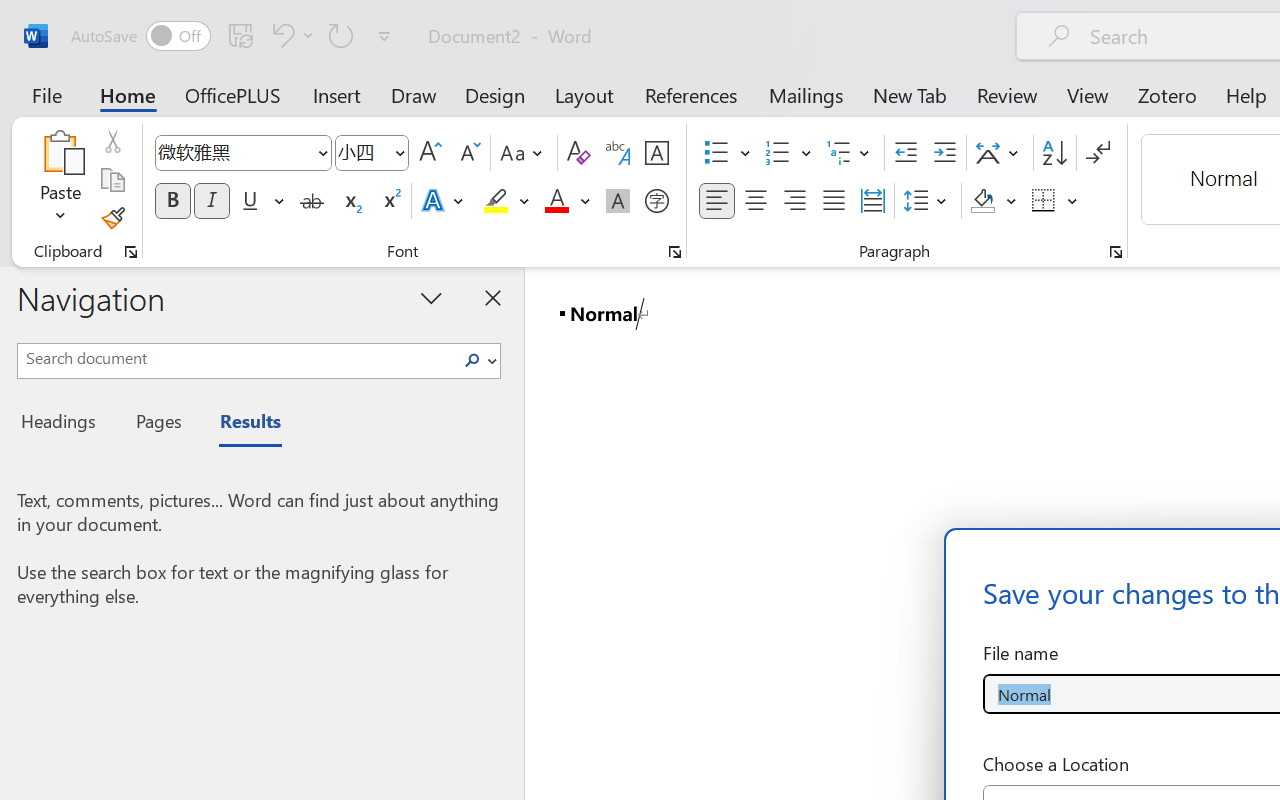  What do you see at coordinates (806, 94) in the screenshot?
I see `'Mailings'` at bounding box center [806, 94].